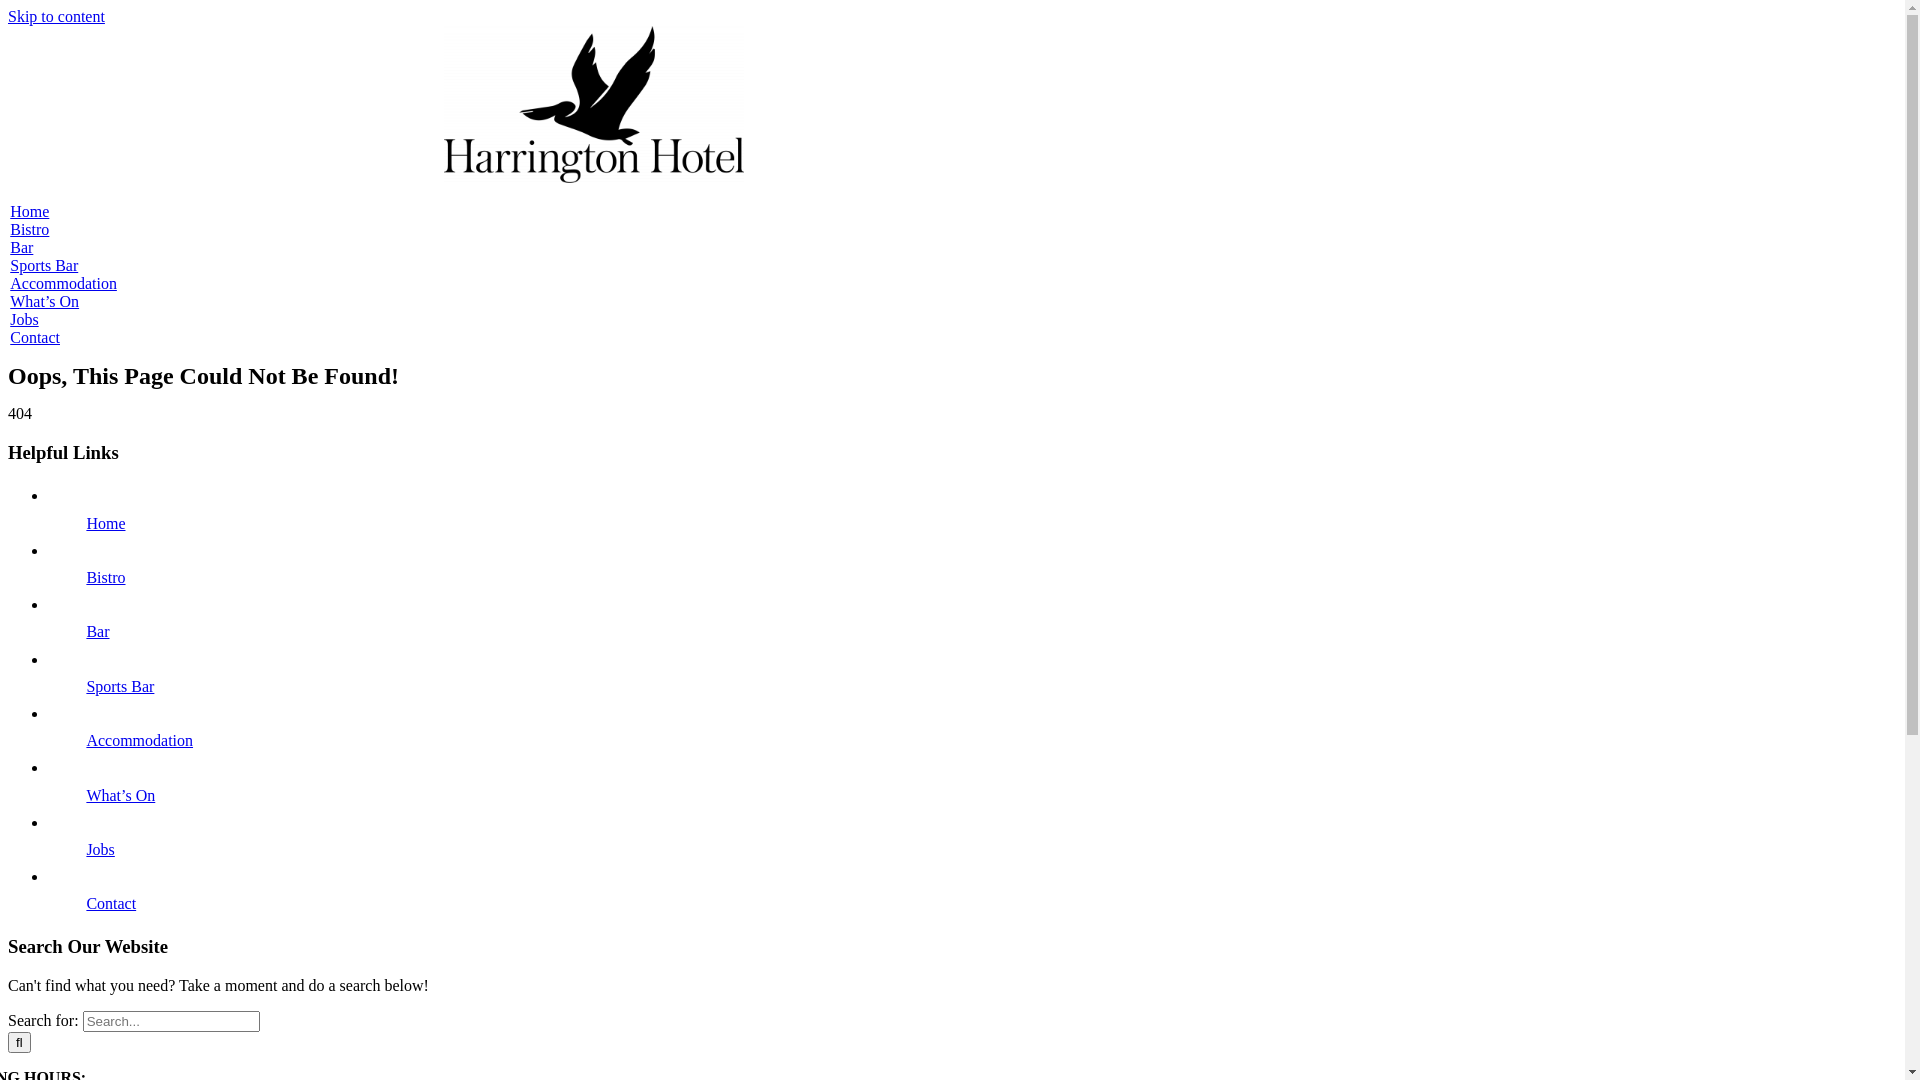  What do you see at coordinates (21, 246) in the screenshot?
I see `'Bar'` at bounding box center [21, 246].